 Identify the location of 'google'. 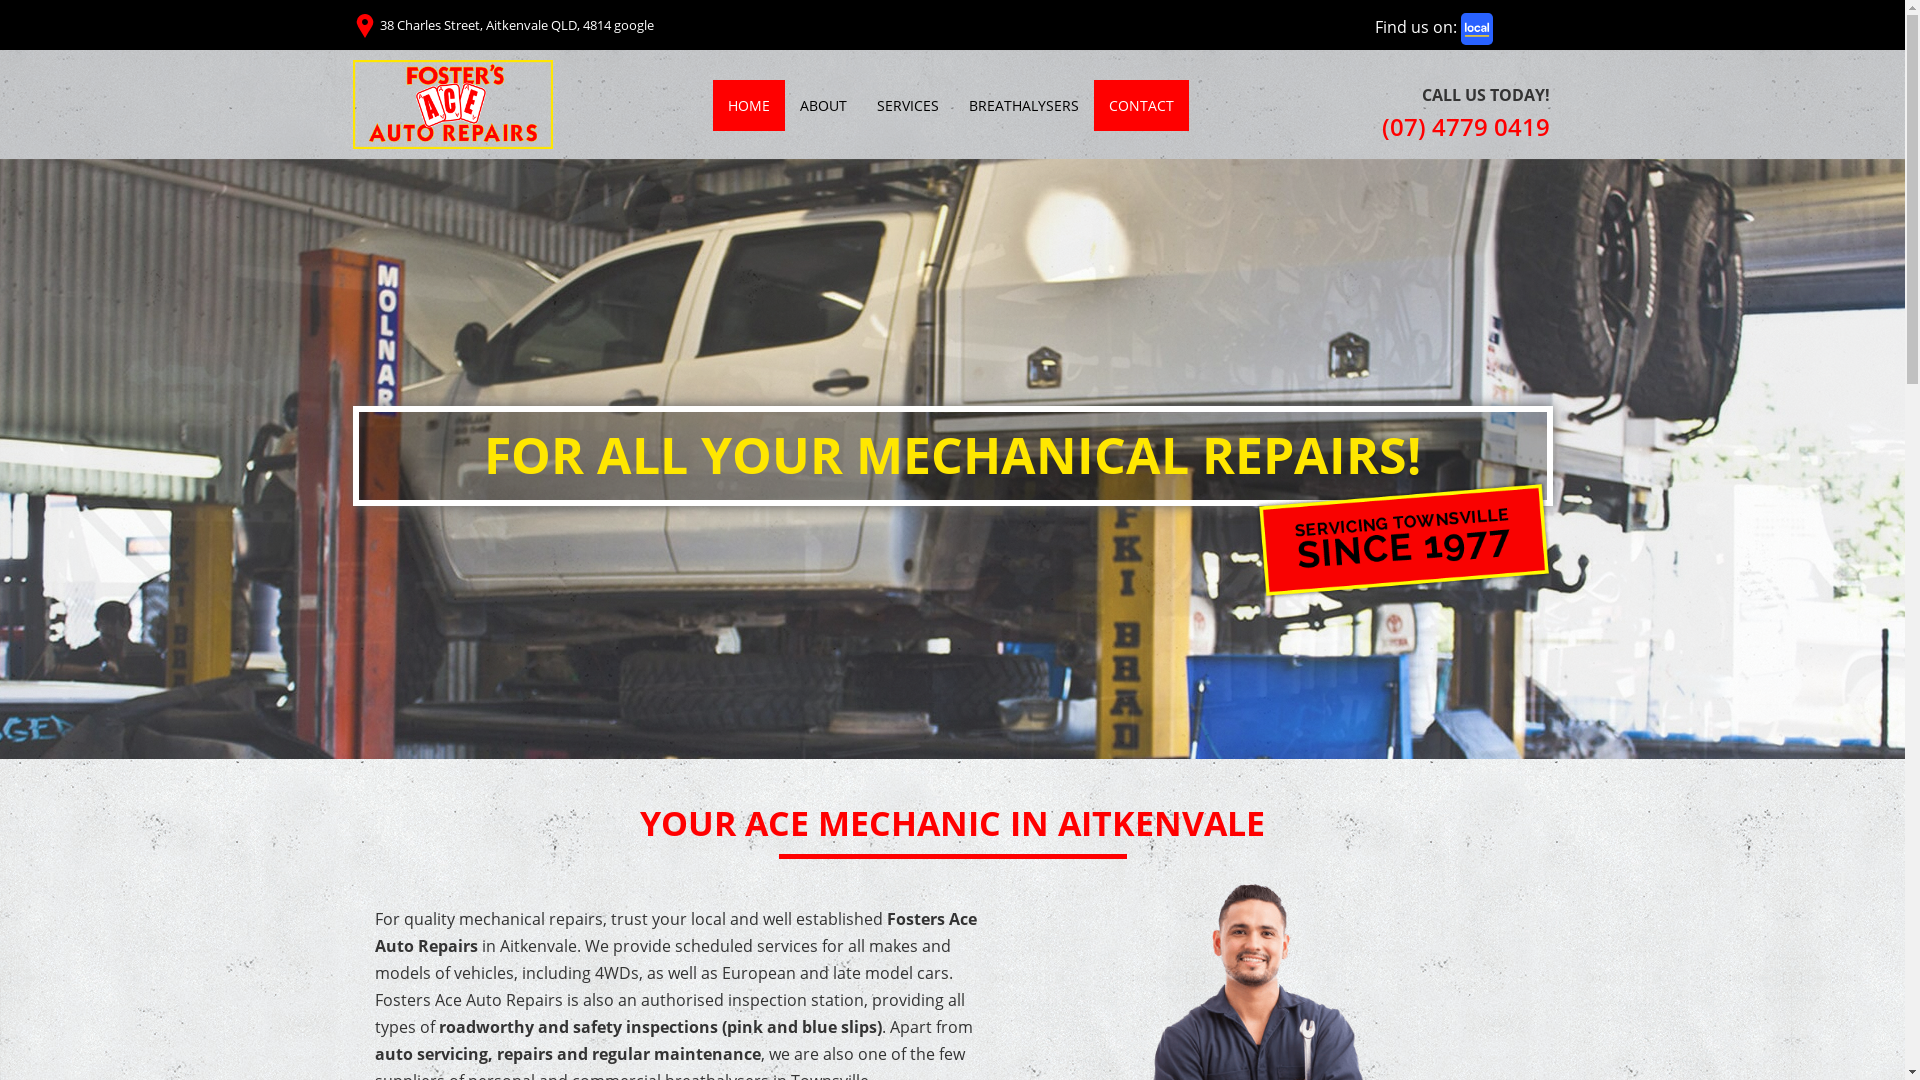
(632, 24).